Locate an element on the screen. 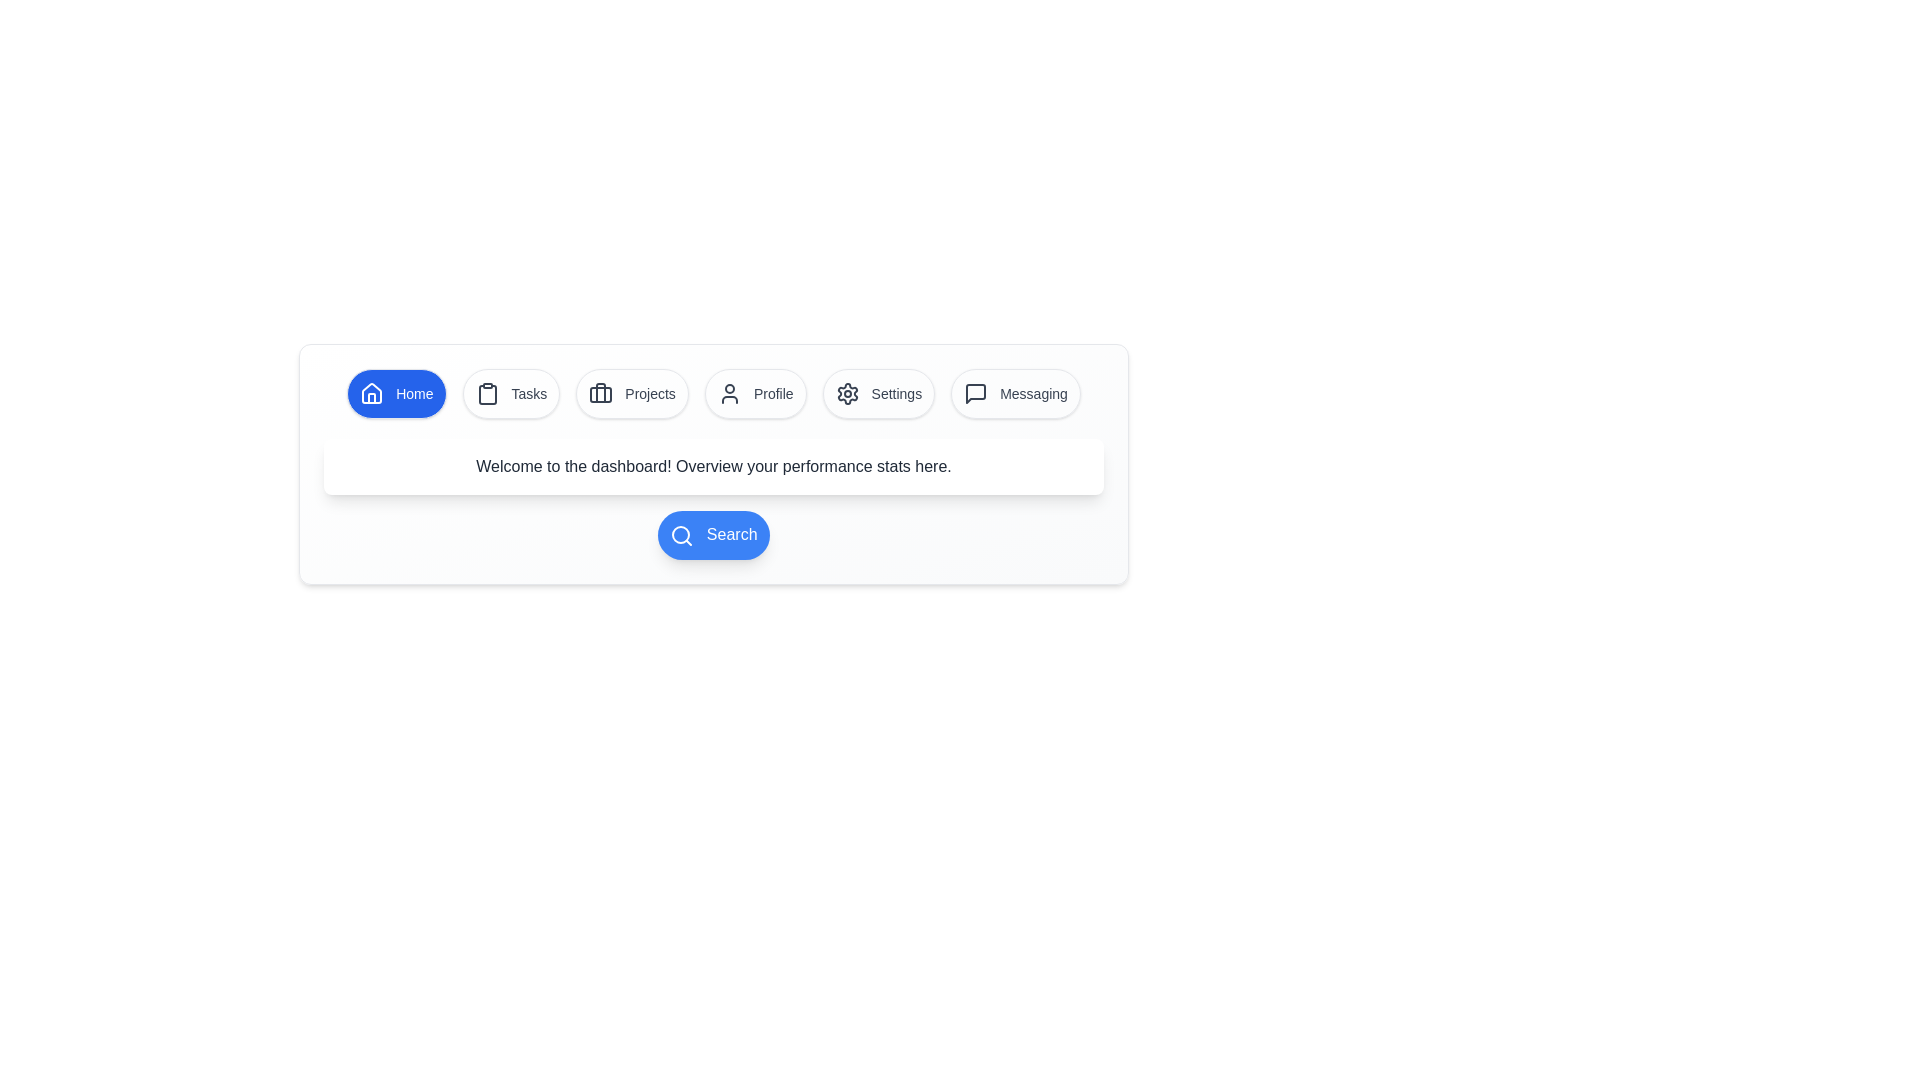 Image resolution: width=1920 pixels, height=1080 pixels. the clipboard icon, which visually represents a clipboard and is positioned in the upper section of the interface is located at coordinates (487, 394).